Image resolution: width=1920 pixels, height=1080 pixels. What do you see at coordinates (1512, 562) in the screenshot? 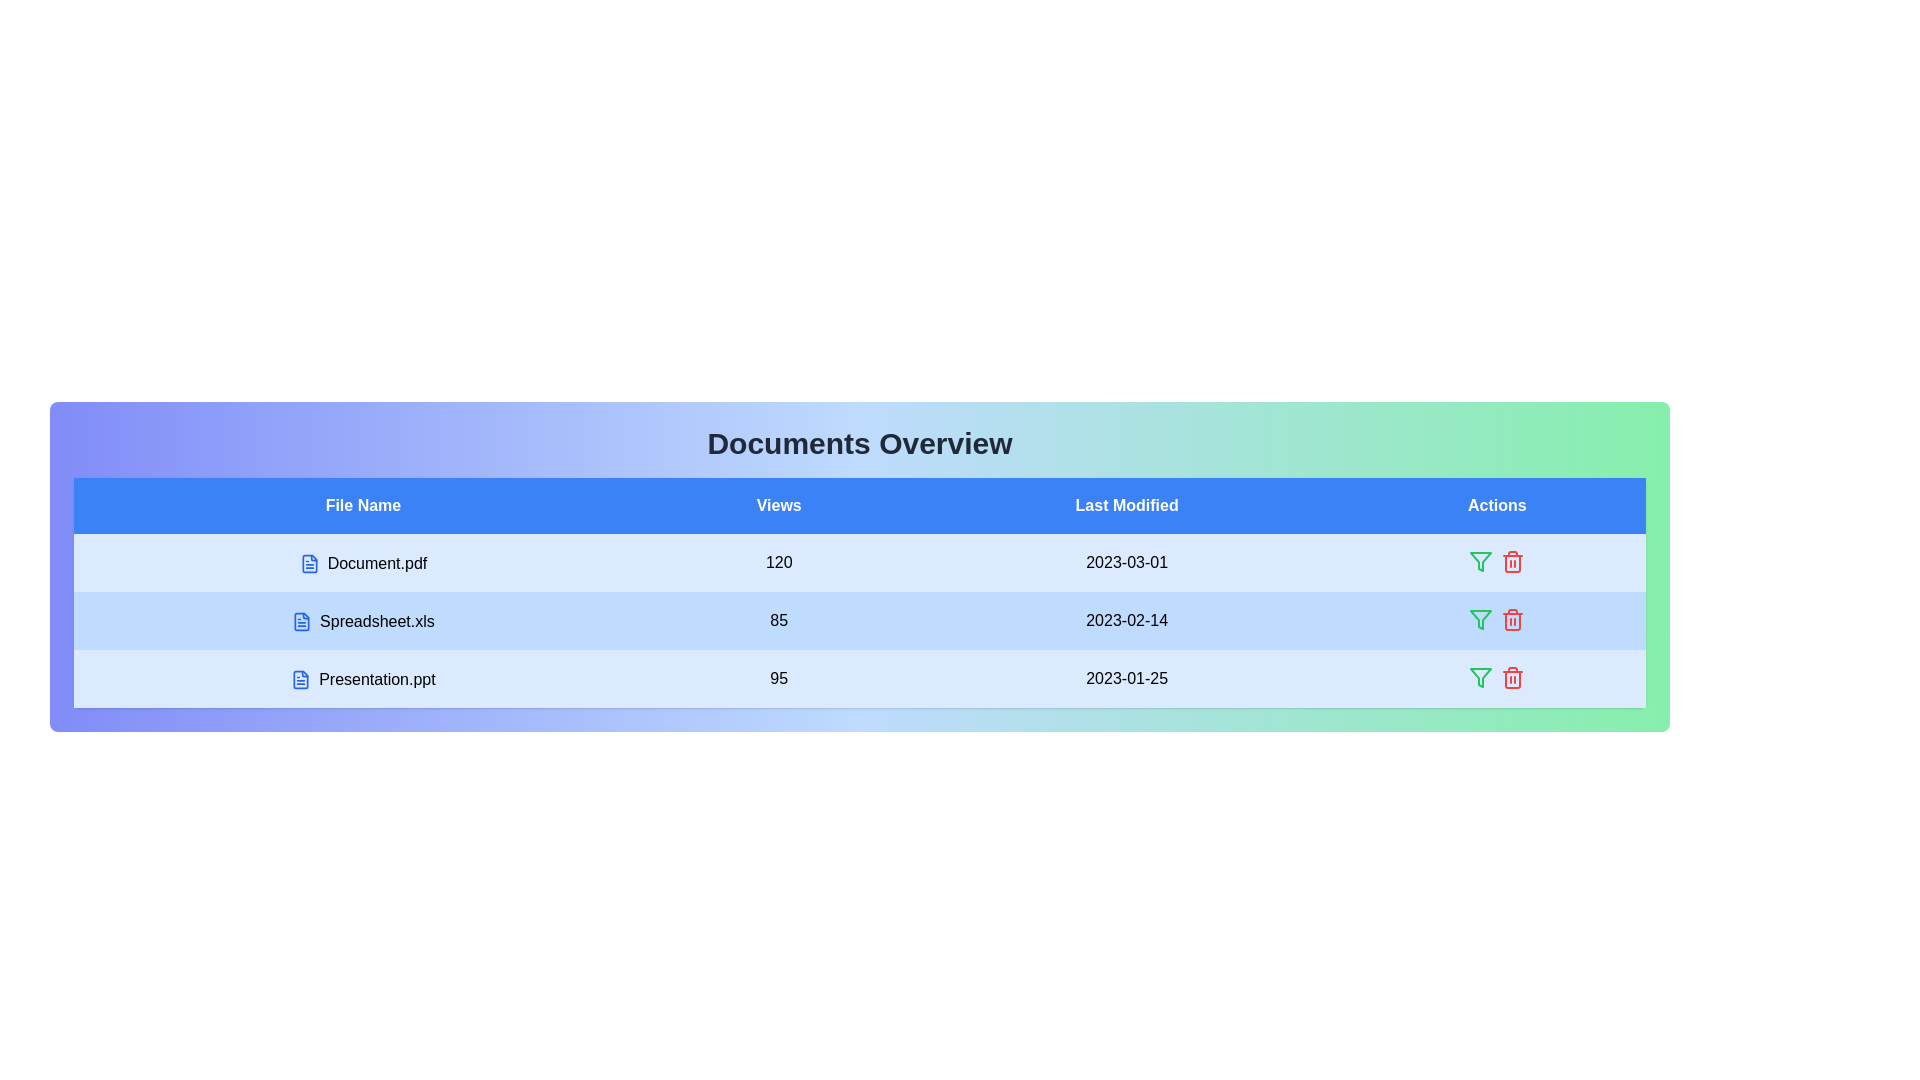
I see `the action icon delete for the row corresponding to Document.pdf` at bounding box center [1512, 562].